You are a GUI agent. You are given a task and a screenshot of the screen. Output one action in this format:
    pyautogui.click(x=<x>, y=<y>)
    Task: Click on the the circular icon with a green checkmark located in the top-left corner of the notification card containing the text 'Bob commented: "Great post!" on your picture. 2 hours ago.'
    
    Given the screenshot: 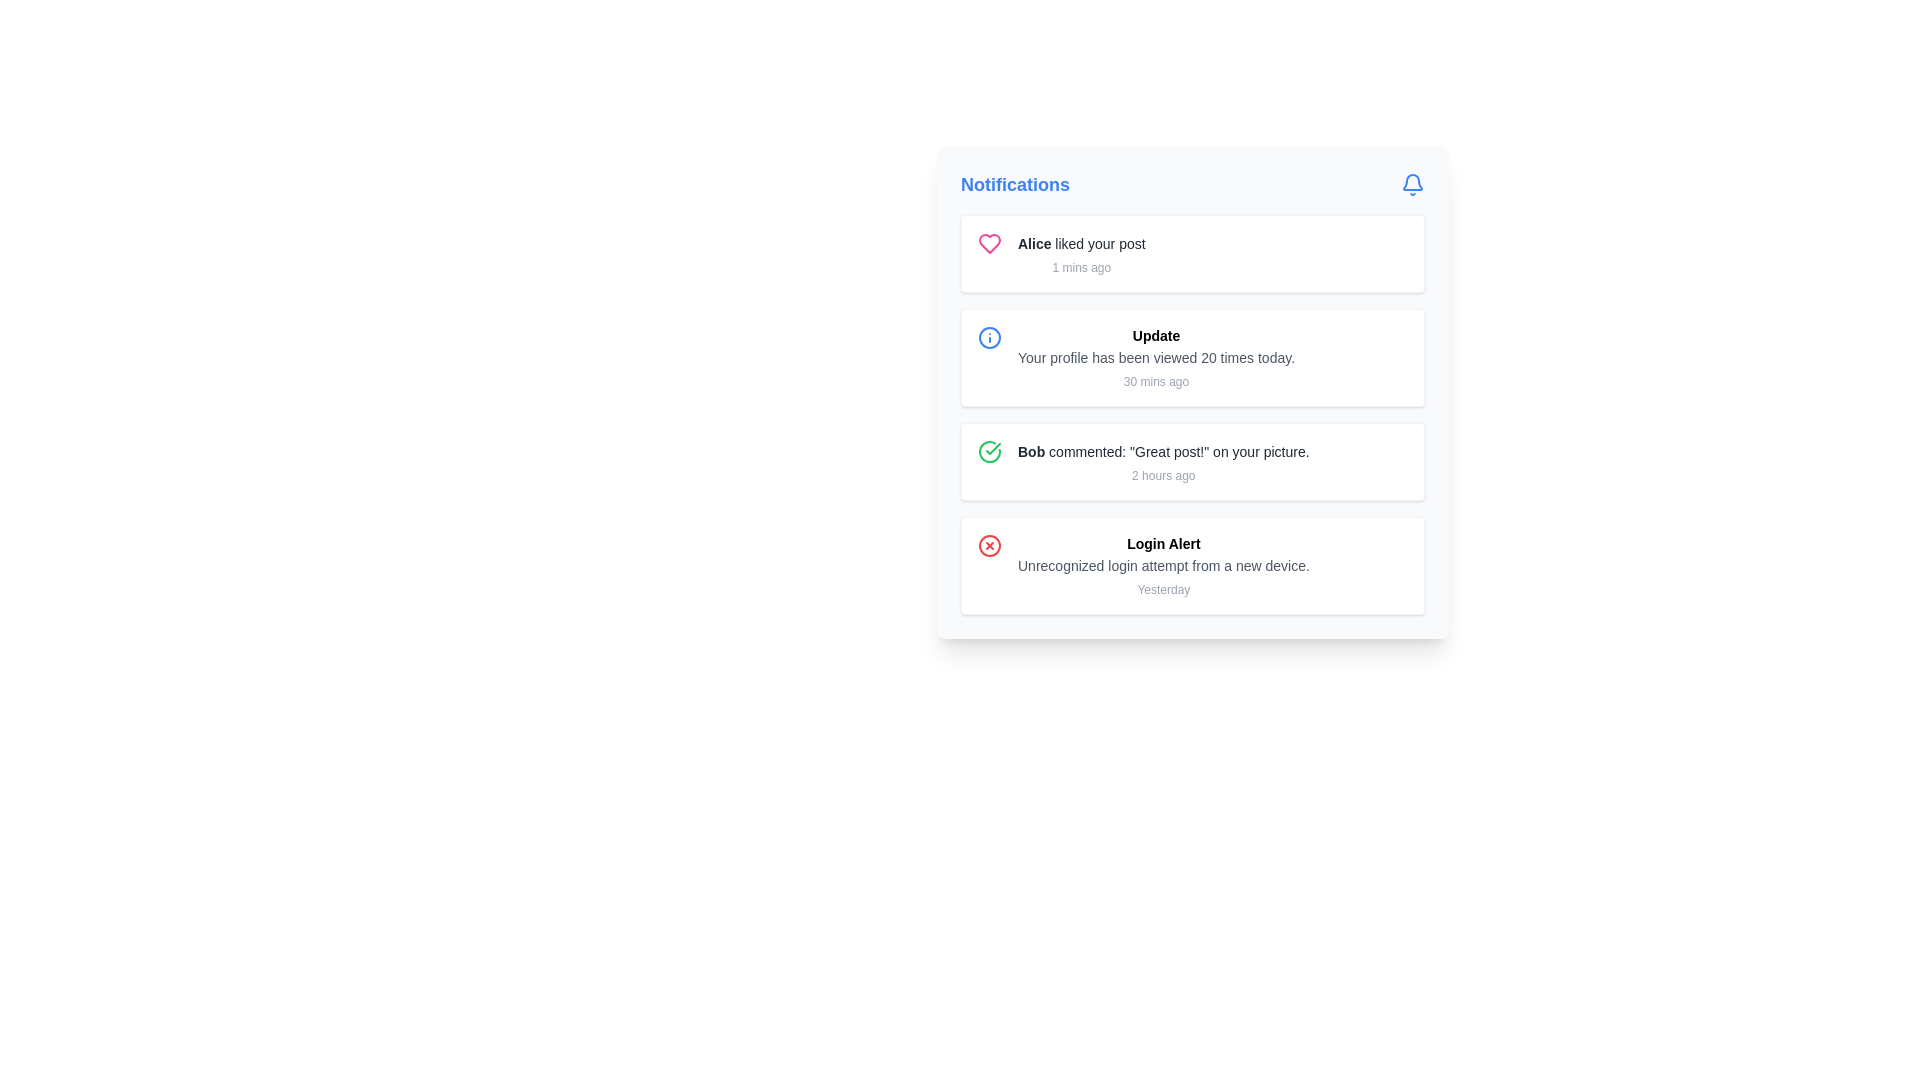 What is the action you would take?
    pyautogui.click(x=989, y=451)
    